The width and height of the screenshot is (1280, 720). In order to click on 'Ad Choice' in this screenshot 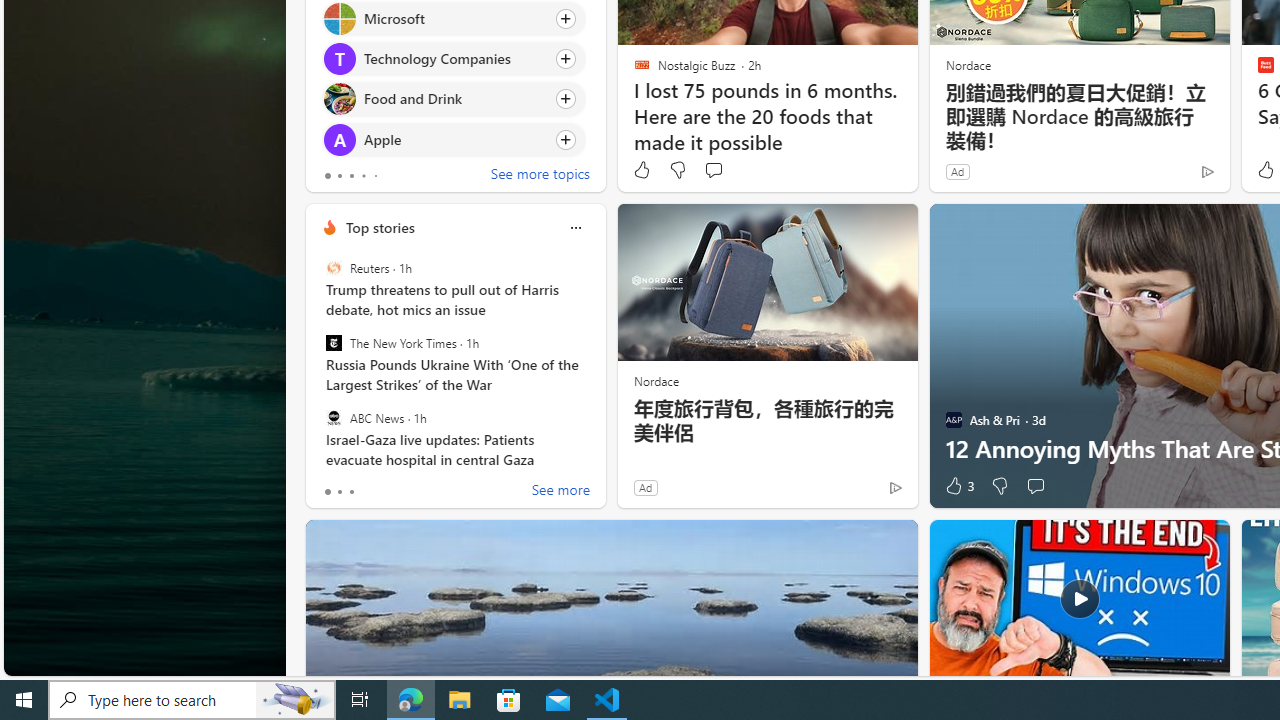, I will do `click(895, 487)`.